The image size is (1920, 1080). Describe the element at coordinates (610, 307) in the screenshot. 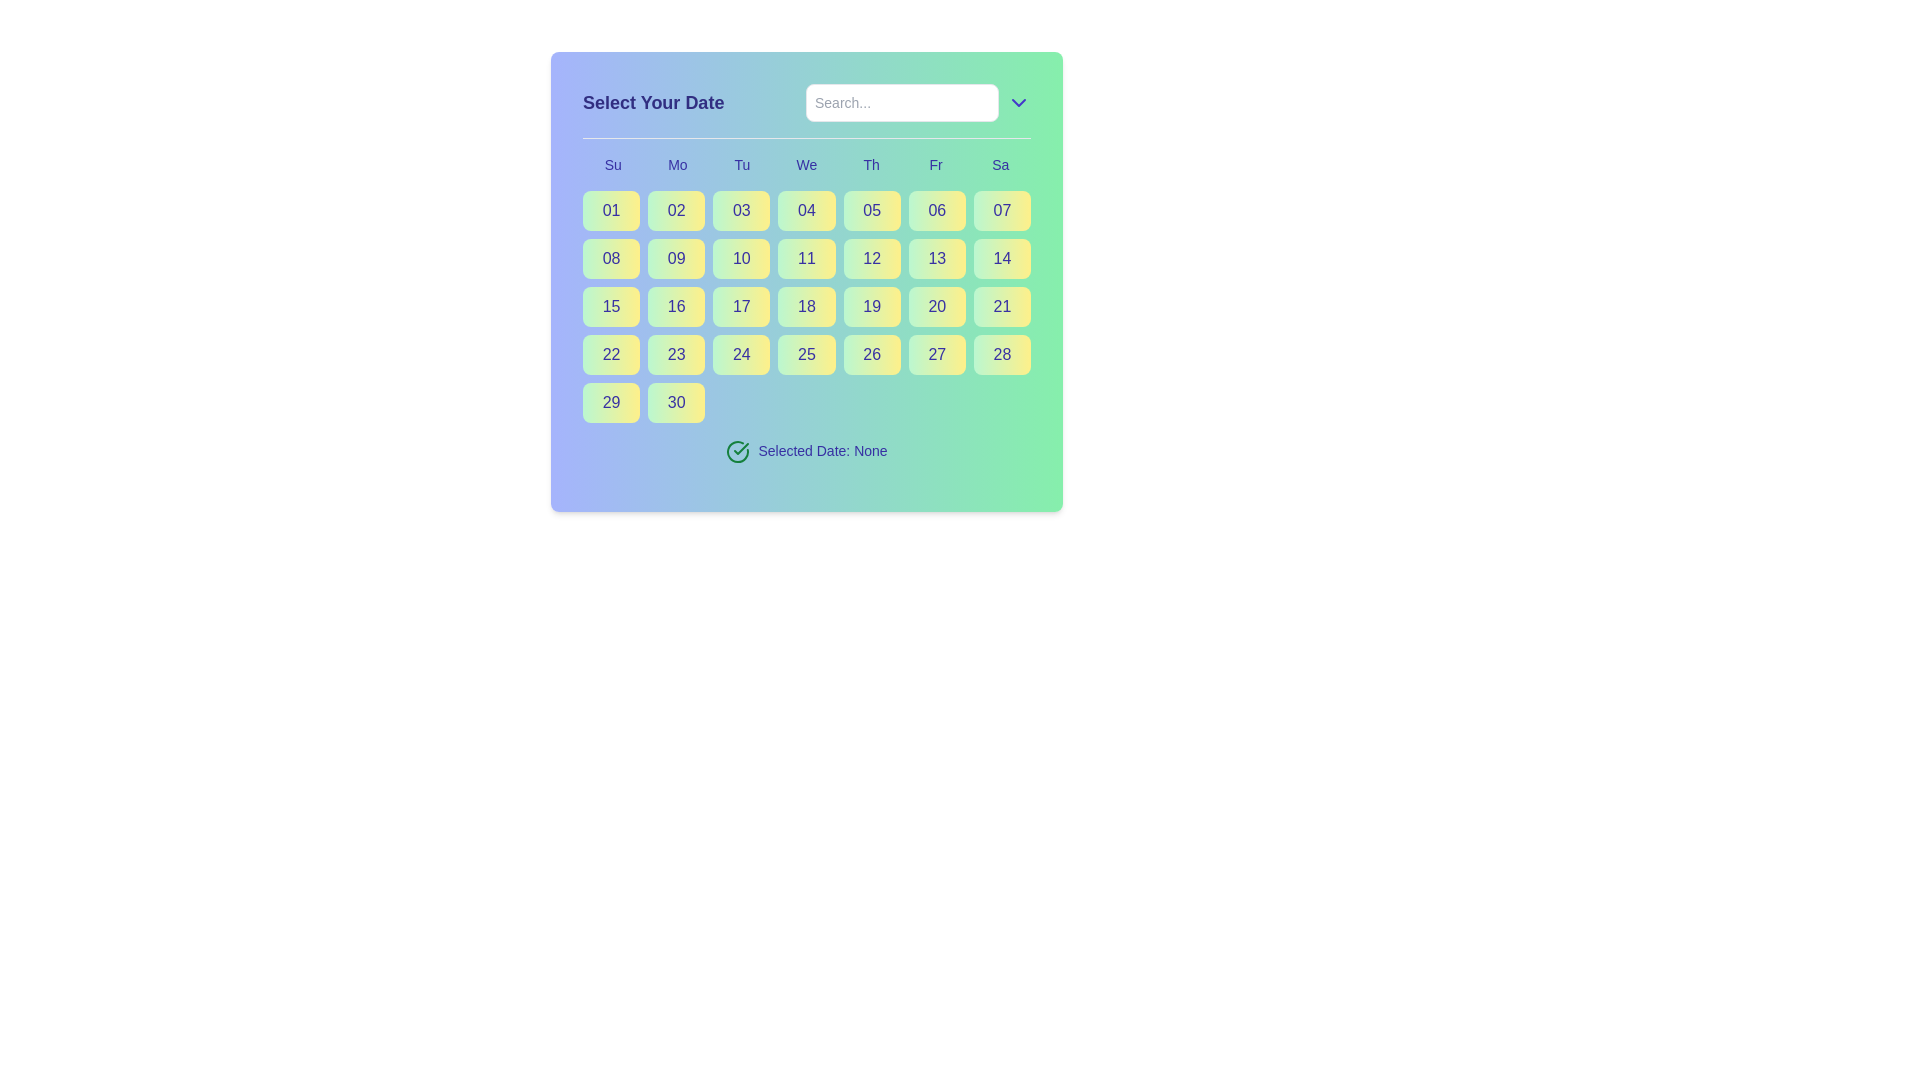

I see `the button with the number '15' in a prominent font style and a color gradient background transitioning from green to yellow` at that location.